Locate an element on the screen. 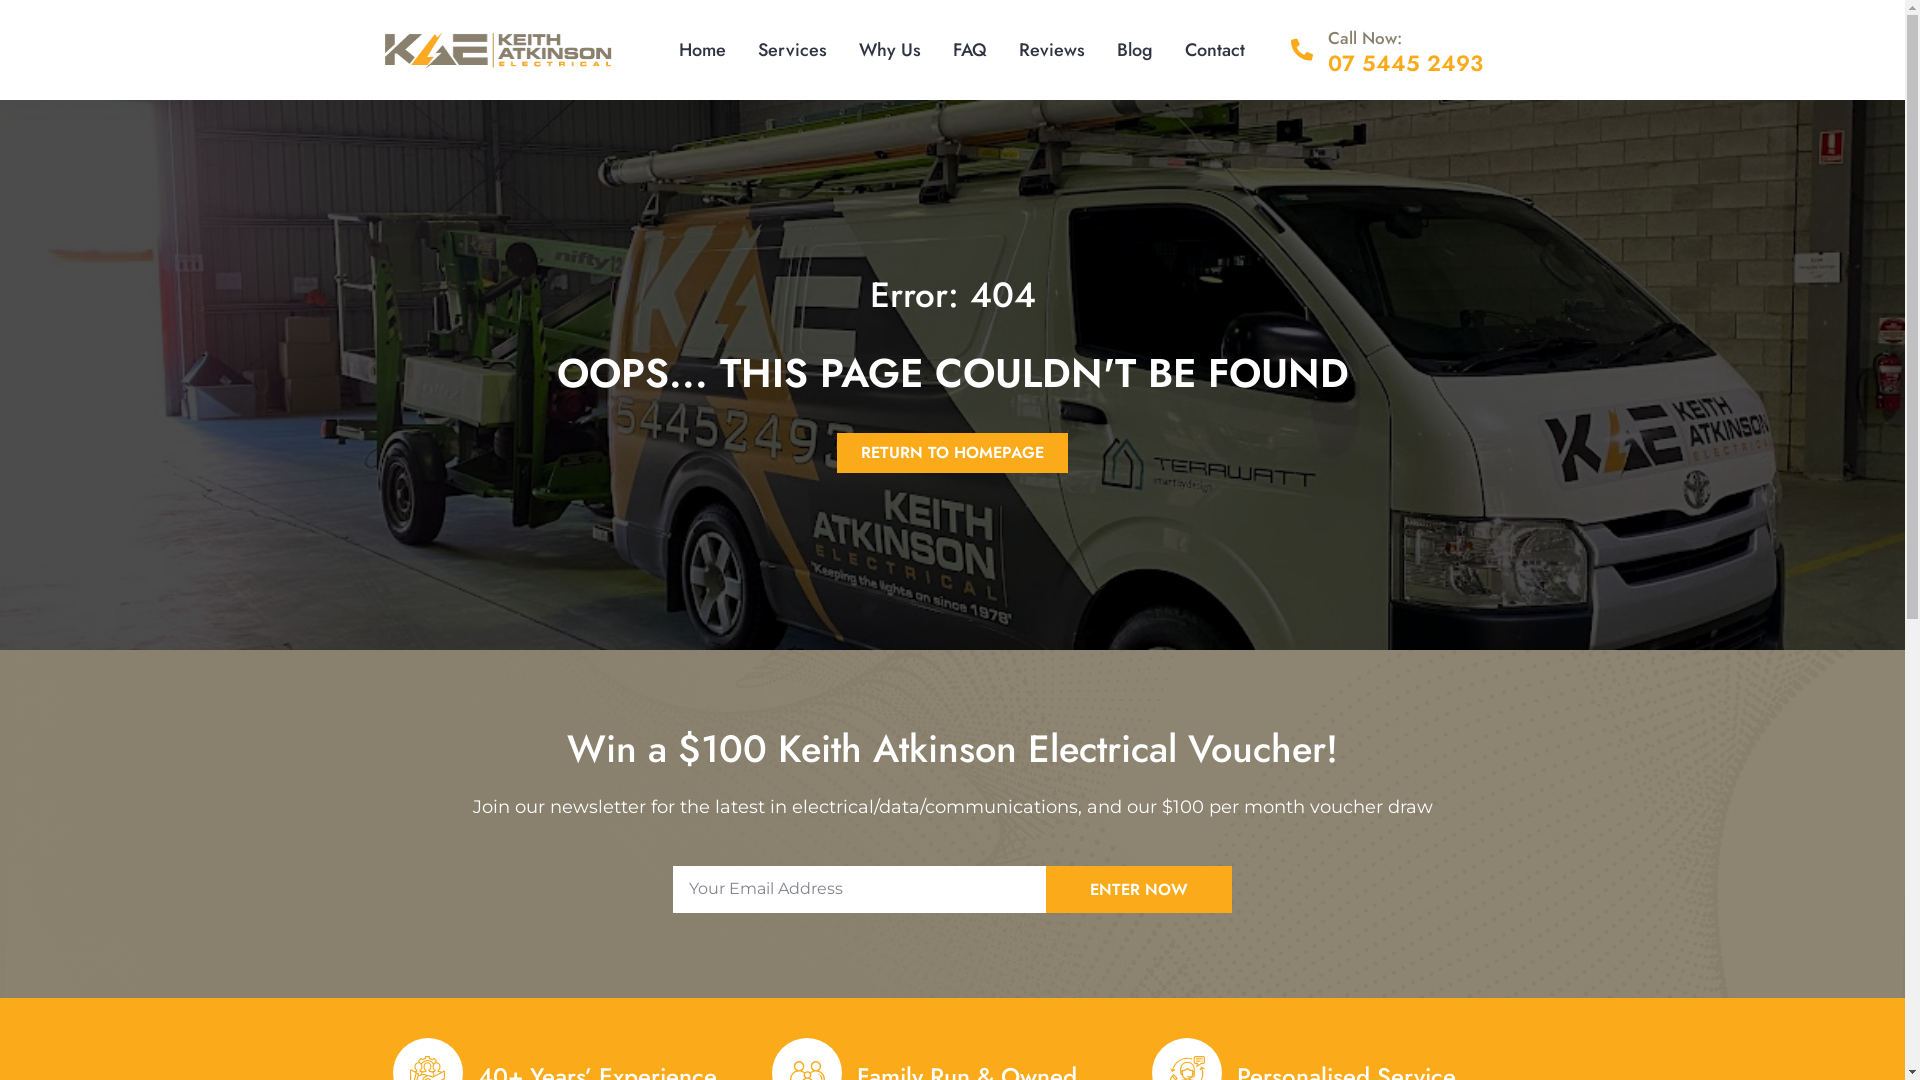 This screenshot has width=1920, height=1080. 'Call Now:' is located at coordinates (1363, 38).